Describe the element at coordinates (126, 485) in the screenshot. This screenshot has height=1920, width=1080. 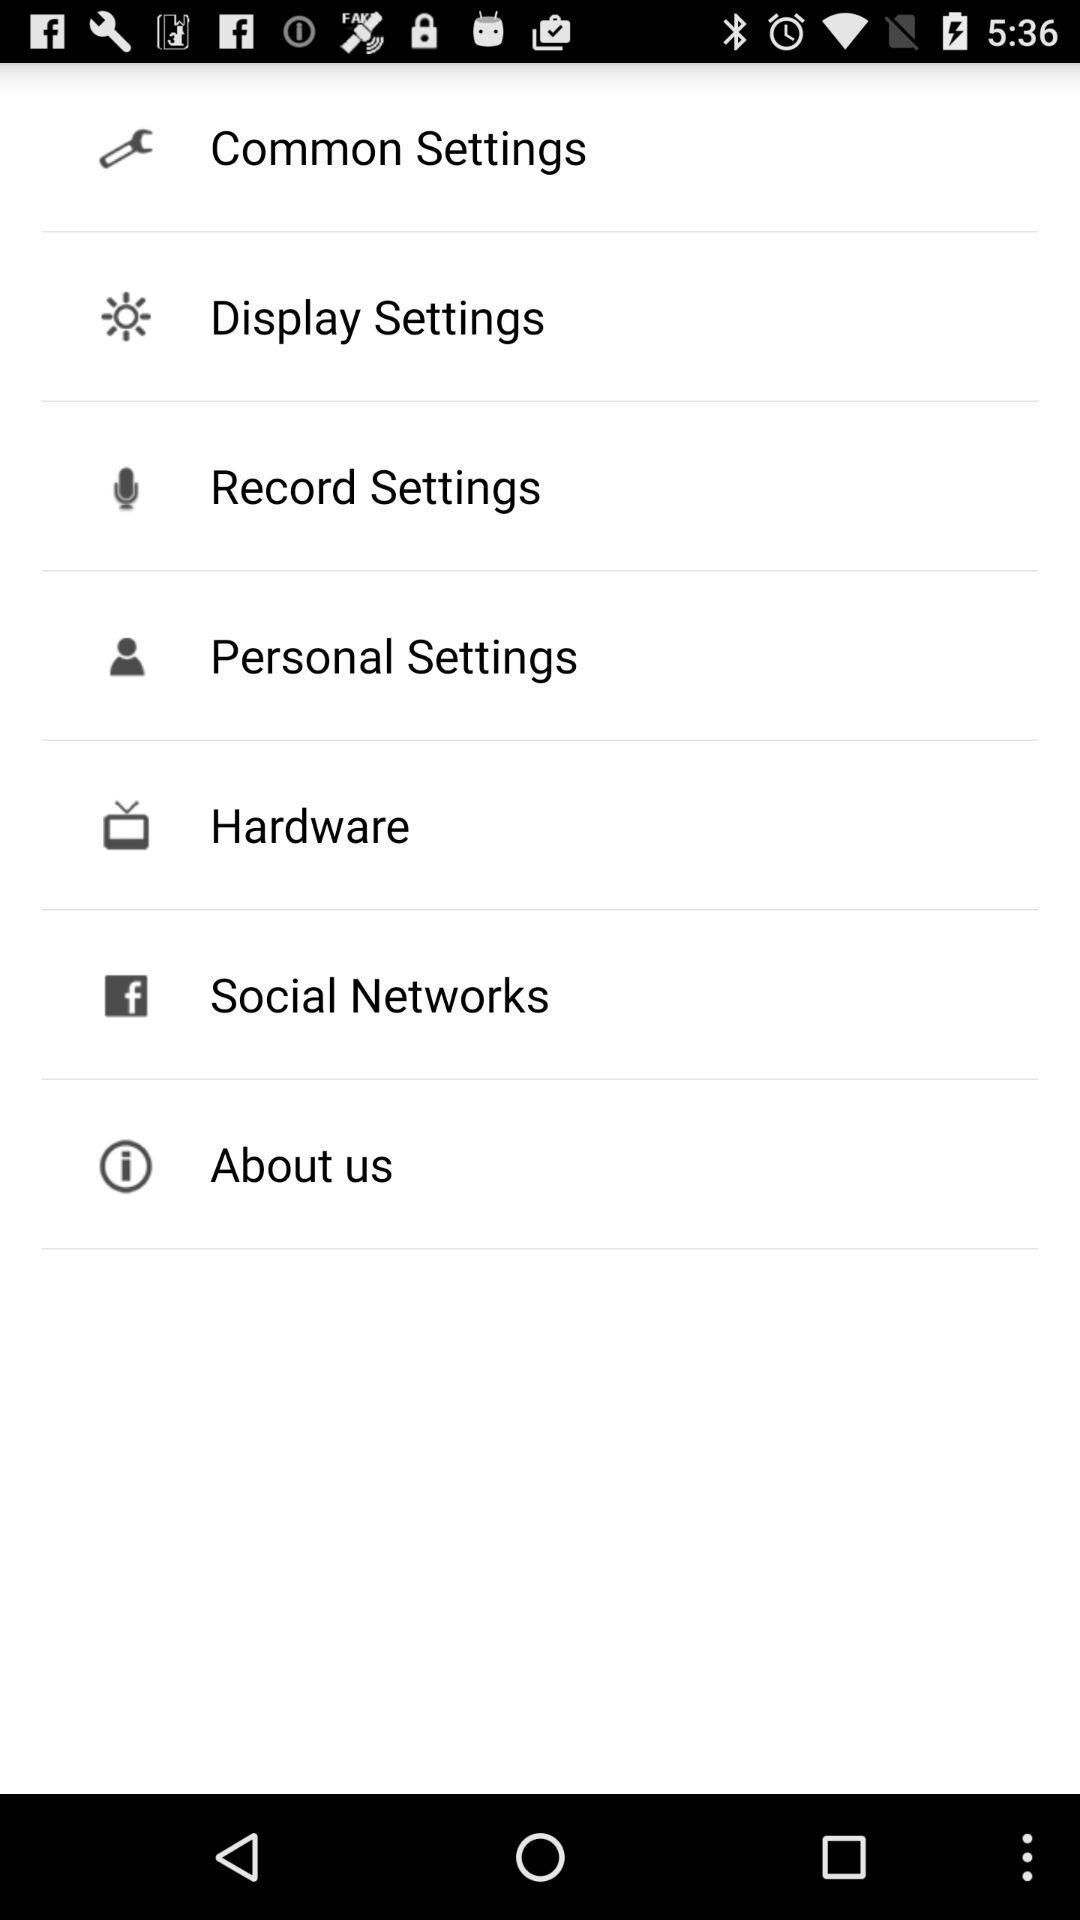
I see `the record button beside record settings` at that location.